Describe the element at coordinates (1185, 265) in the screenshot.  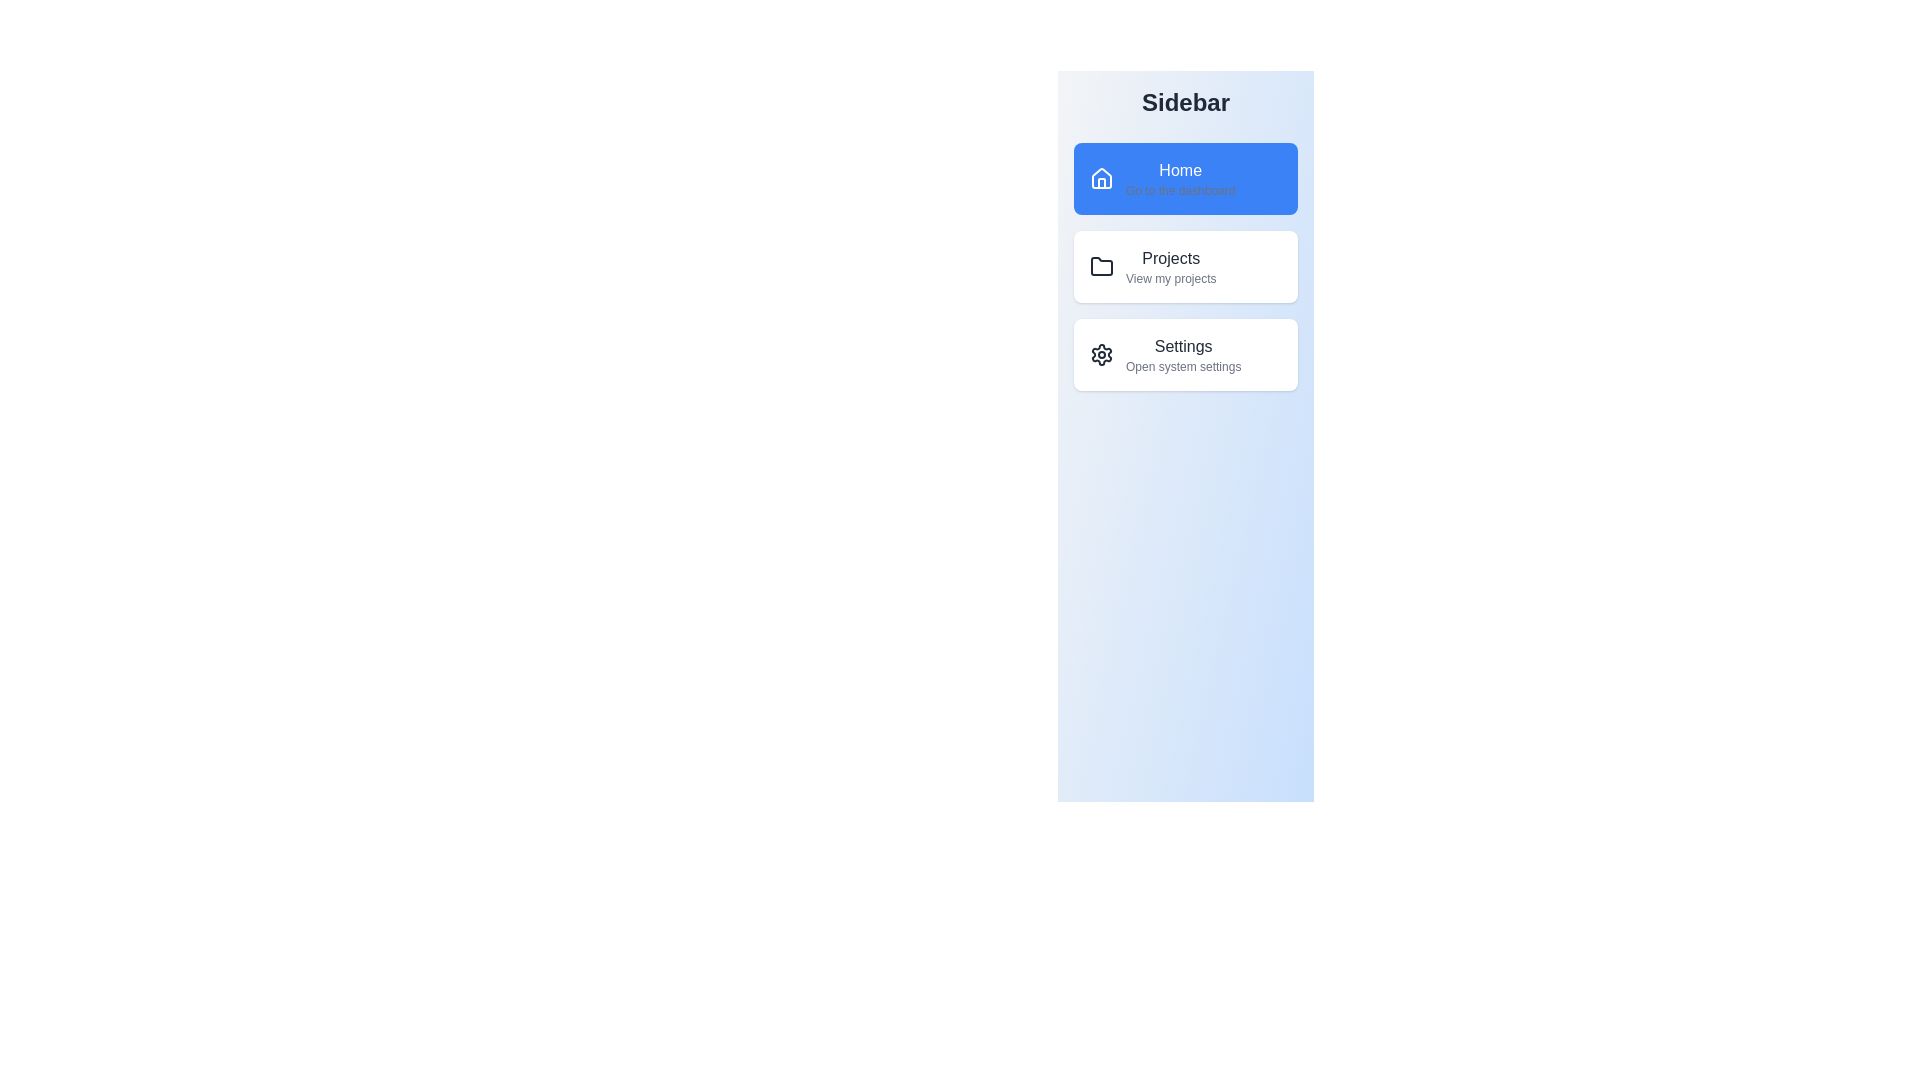
I see `the Projects tab in the sidebar` at that location.